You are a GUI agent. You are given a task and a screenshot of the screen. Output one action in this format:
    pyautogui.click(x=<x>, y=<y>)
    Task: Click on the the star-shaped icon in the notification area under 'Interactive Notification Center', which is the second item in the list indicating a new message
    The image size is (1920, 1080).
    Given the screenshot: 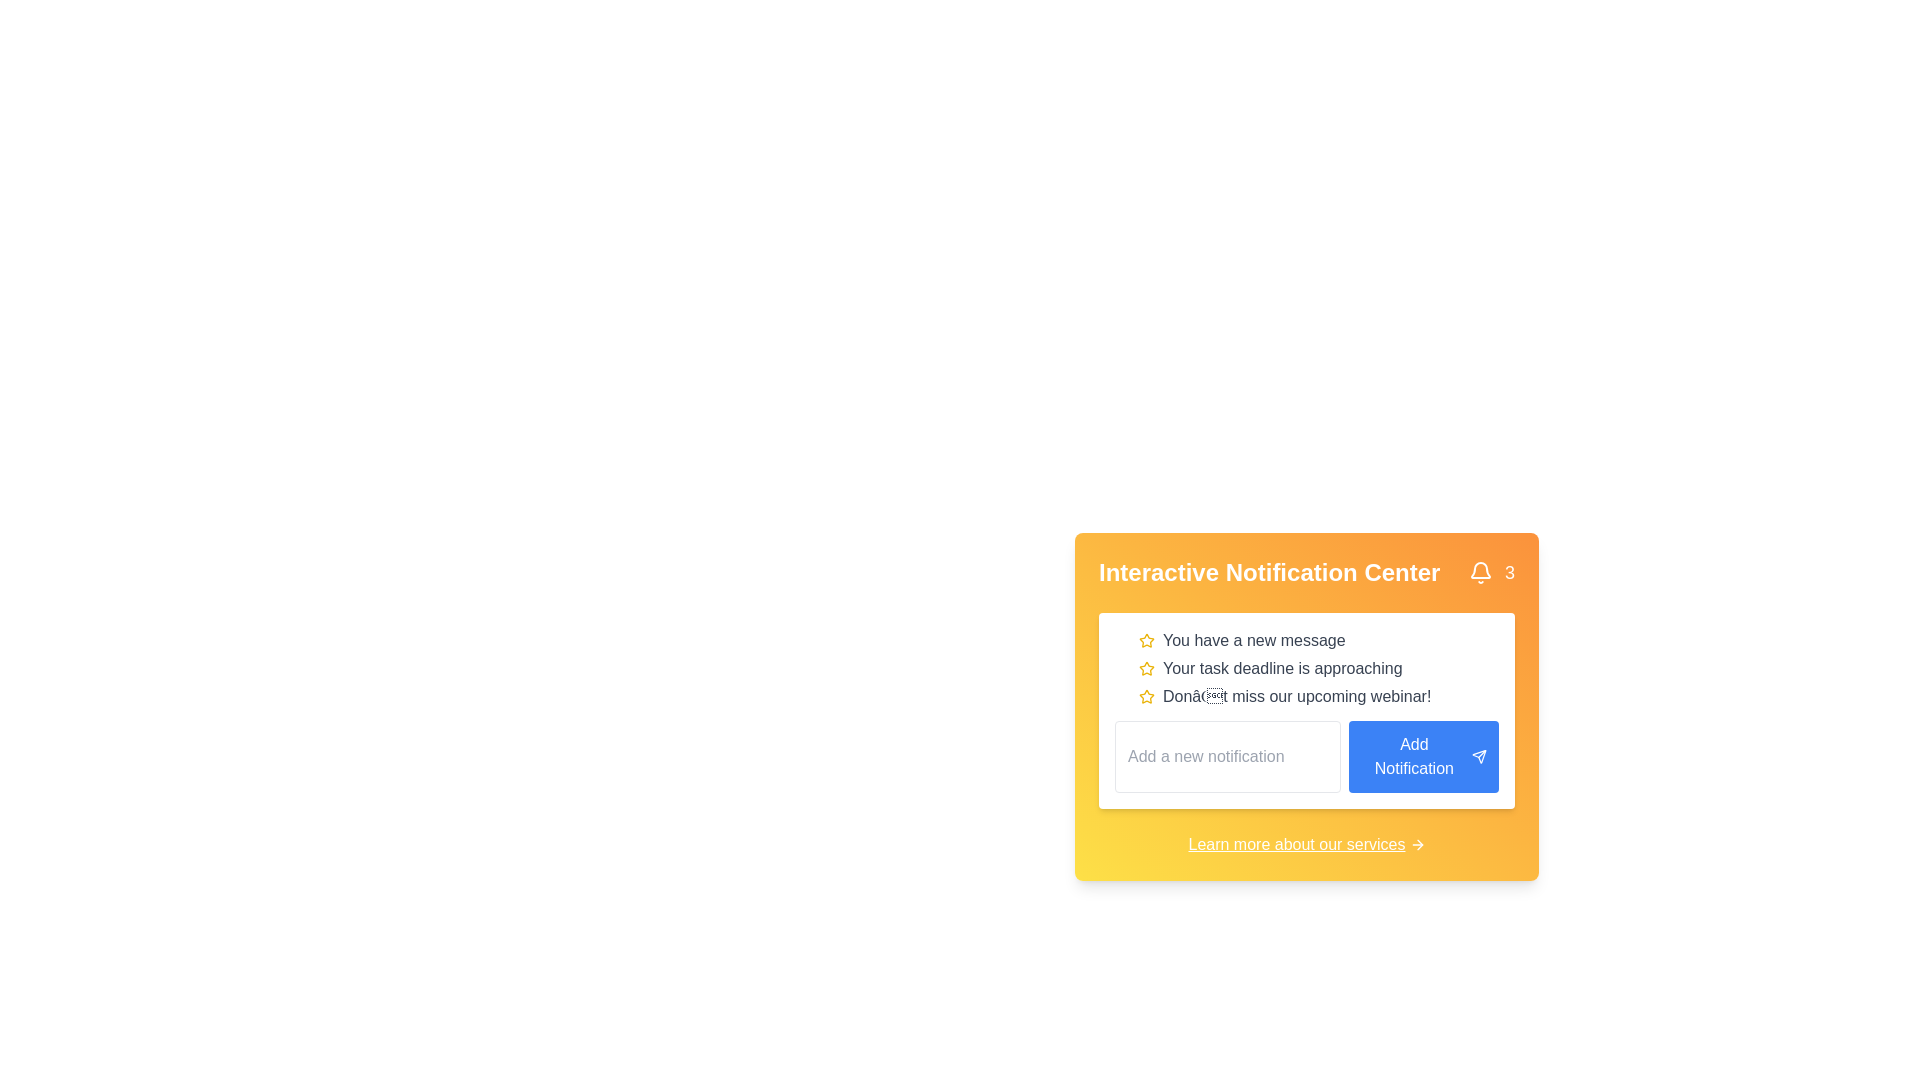 What is the action you would take?
    pyautogui.click(x=1147, y=640)
    